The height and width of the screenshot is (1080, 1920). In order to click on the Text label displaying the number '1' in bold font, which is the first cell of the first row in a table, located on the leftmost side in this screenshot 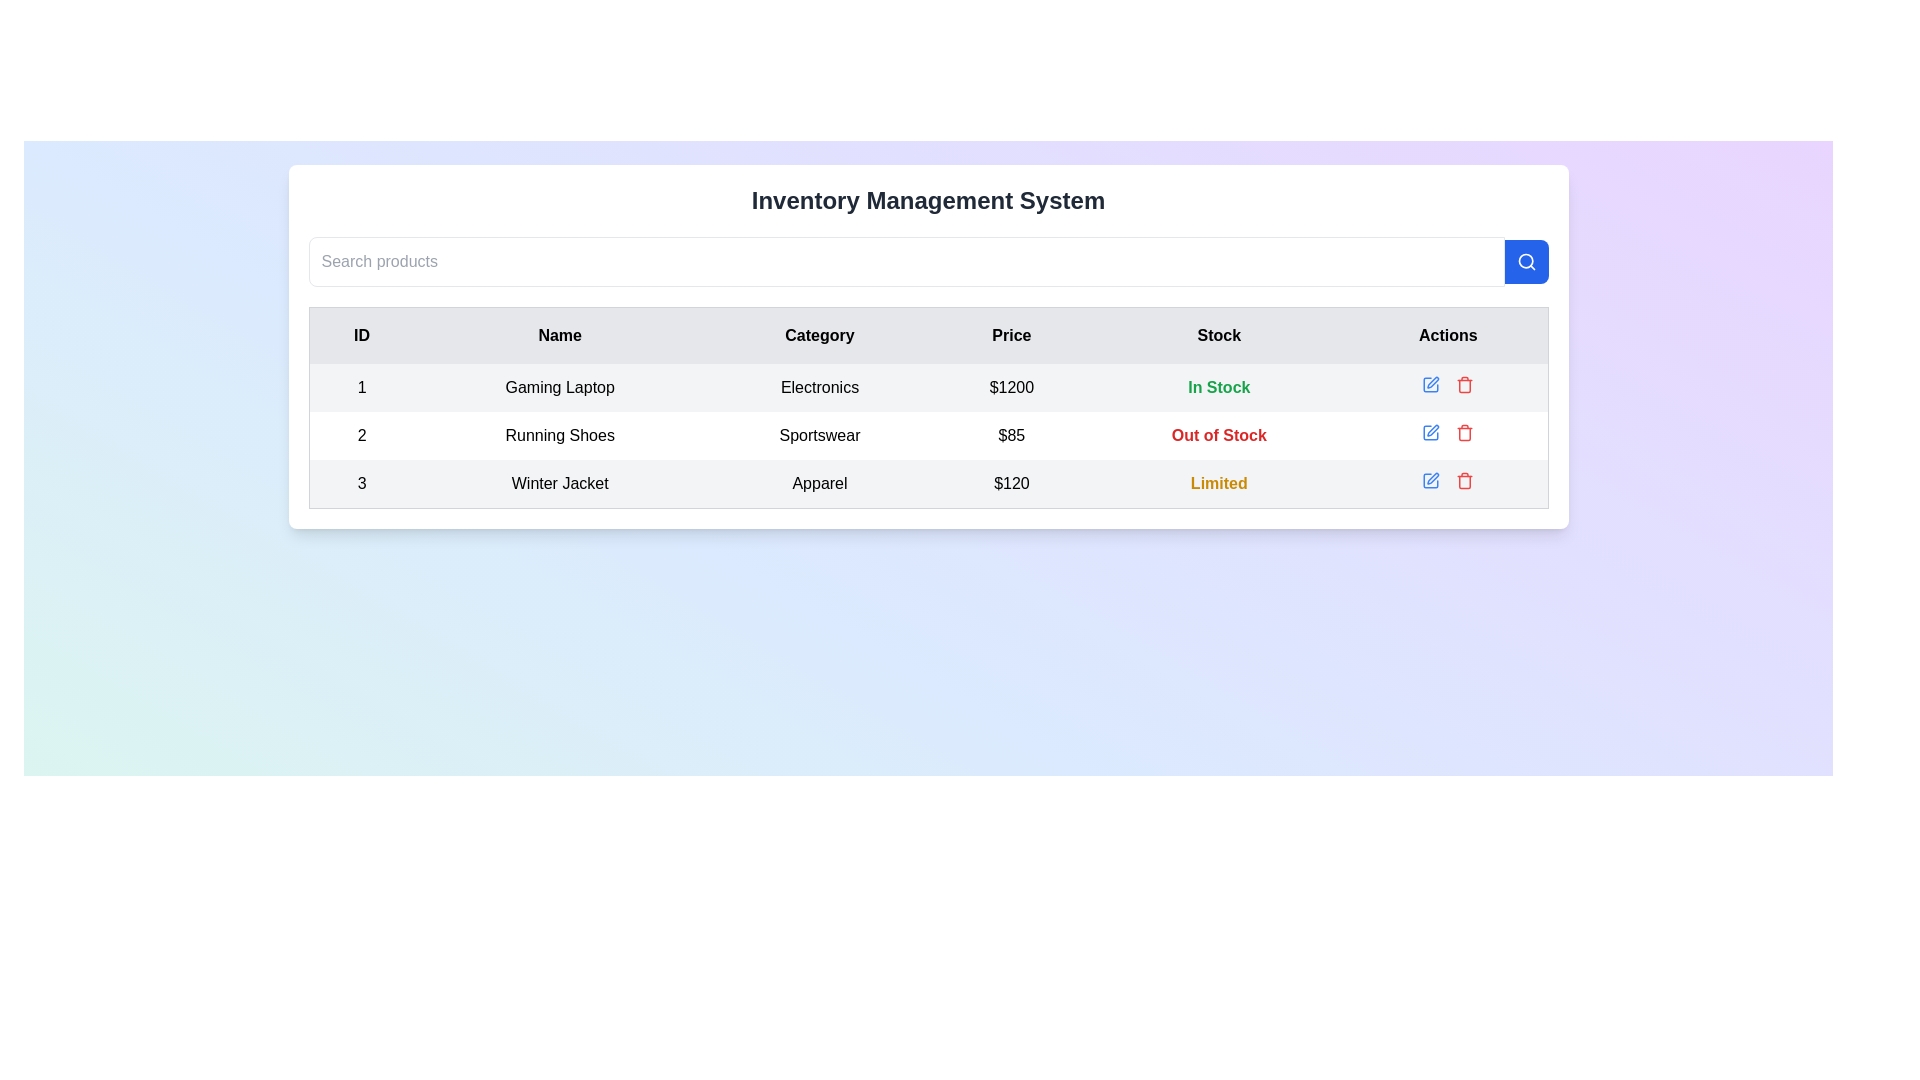, I will do `click(361, 388)`.